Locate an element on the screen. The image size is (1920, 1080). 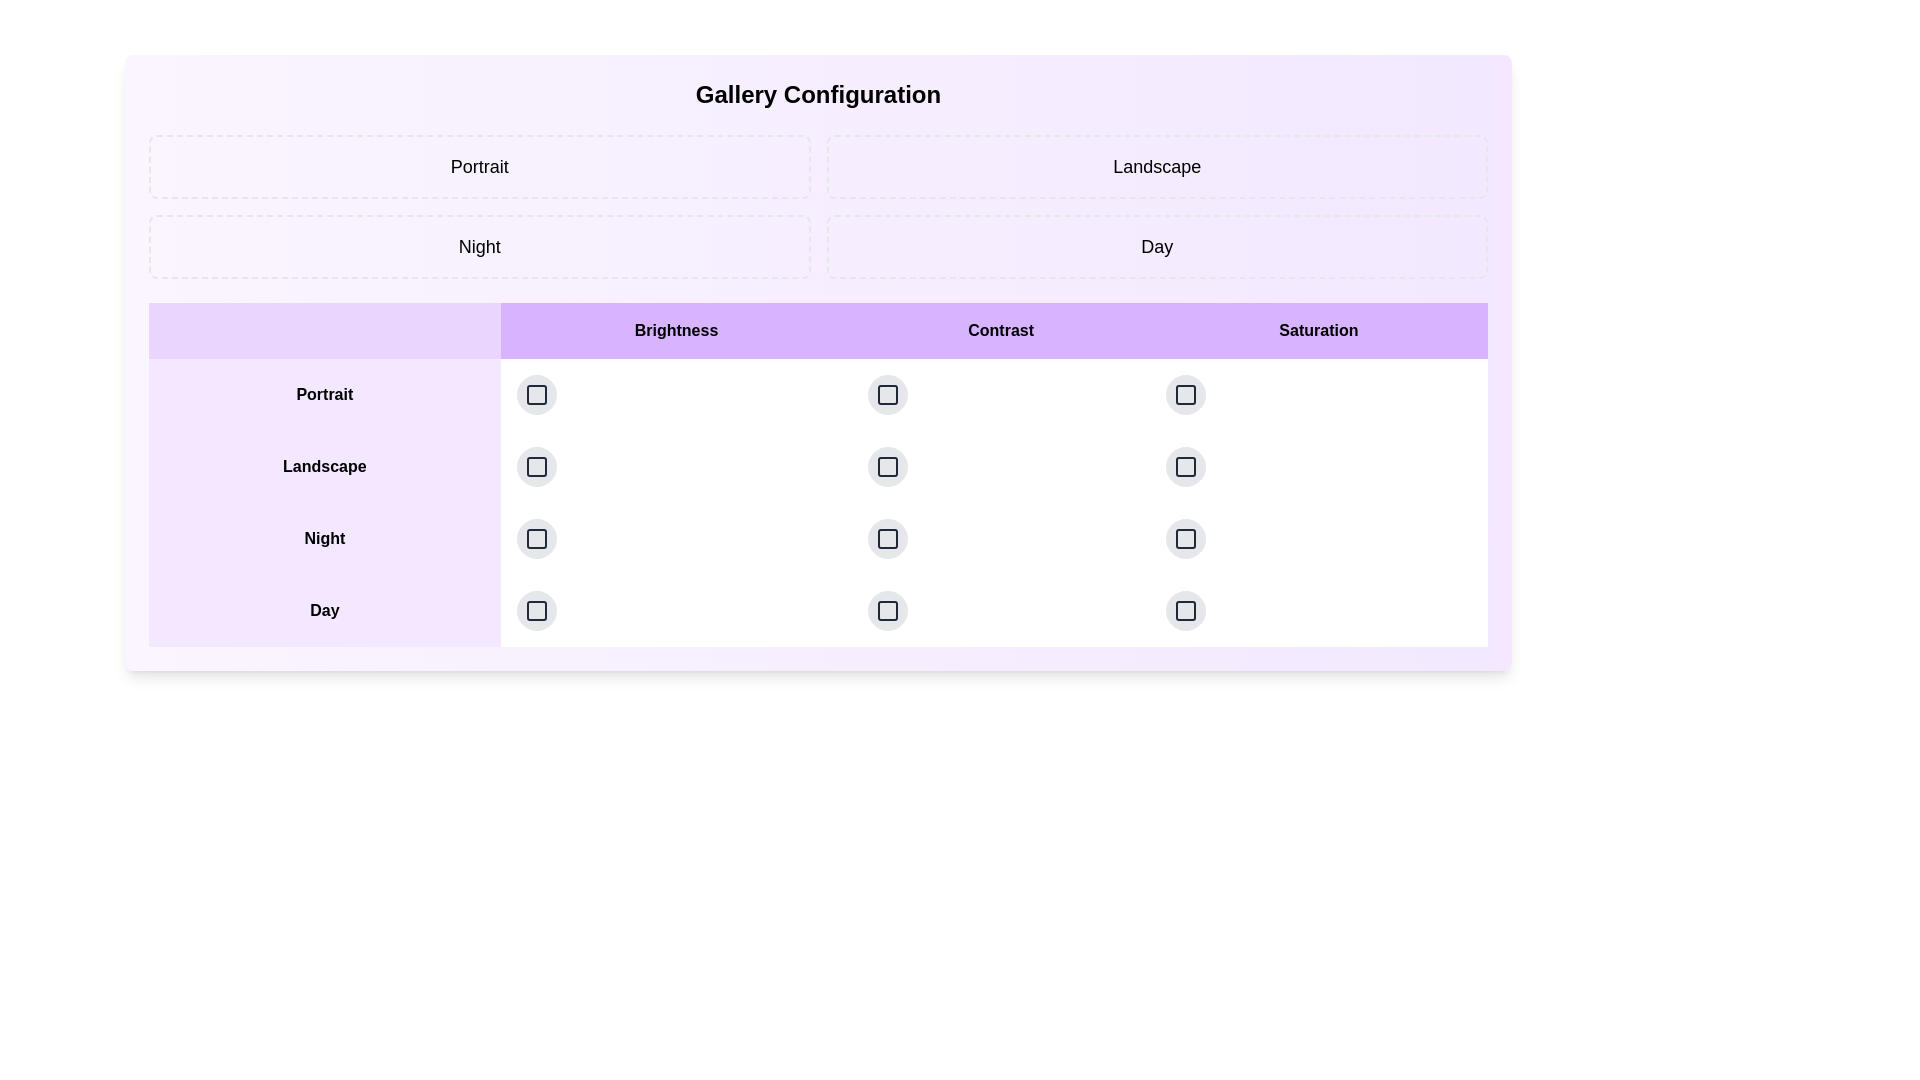
the toggle button located in the bottom row of the table under the 'Brightness' column and the 'Day' row is located at coordinates (536, 609).